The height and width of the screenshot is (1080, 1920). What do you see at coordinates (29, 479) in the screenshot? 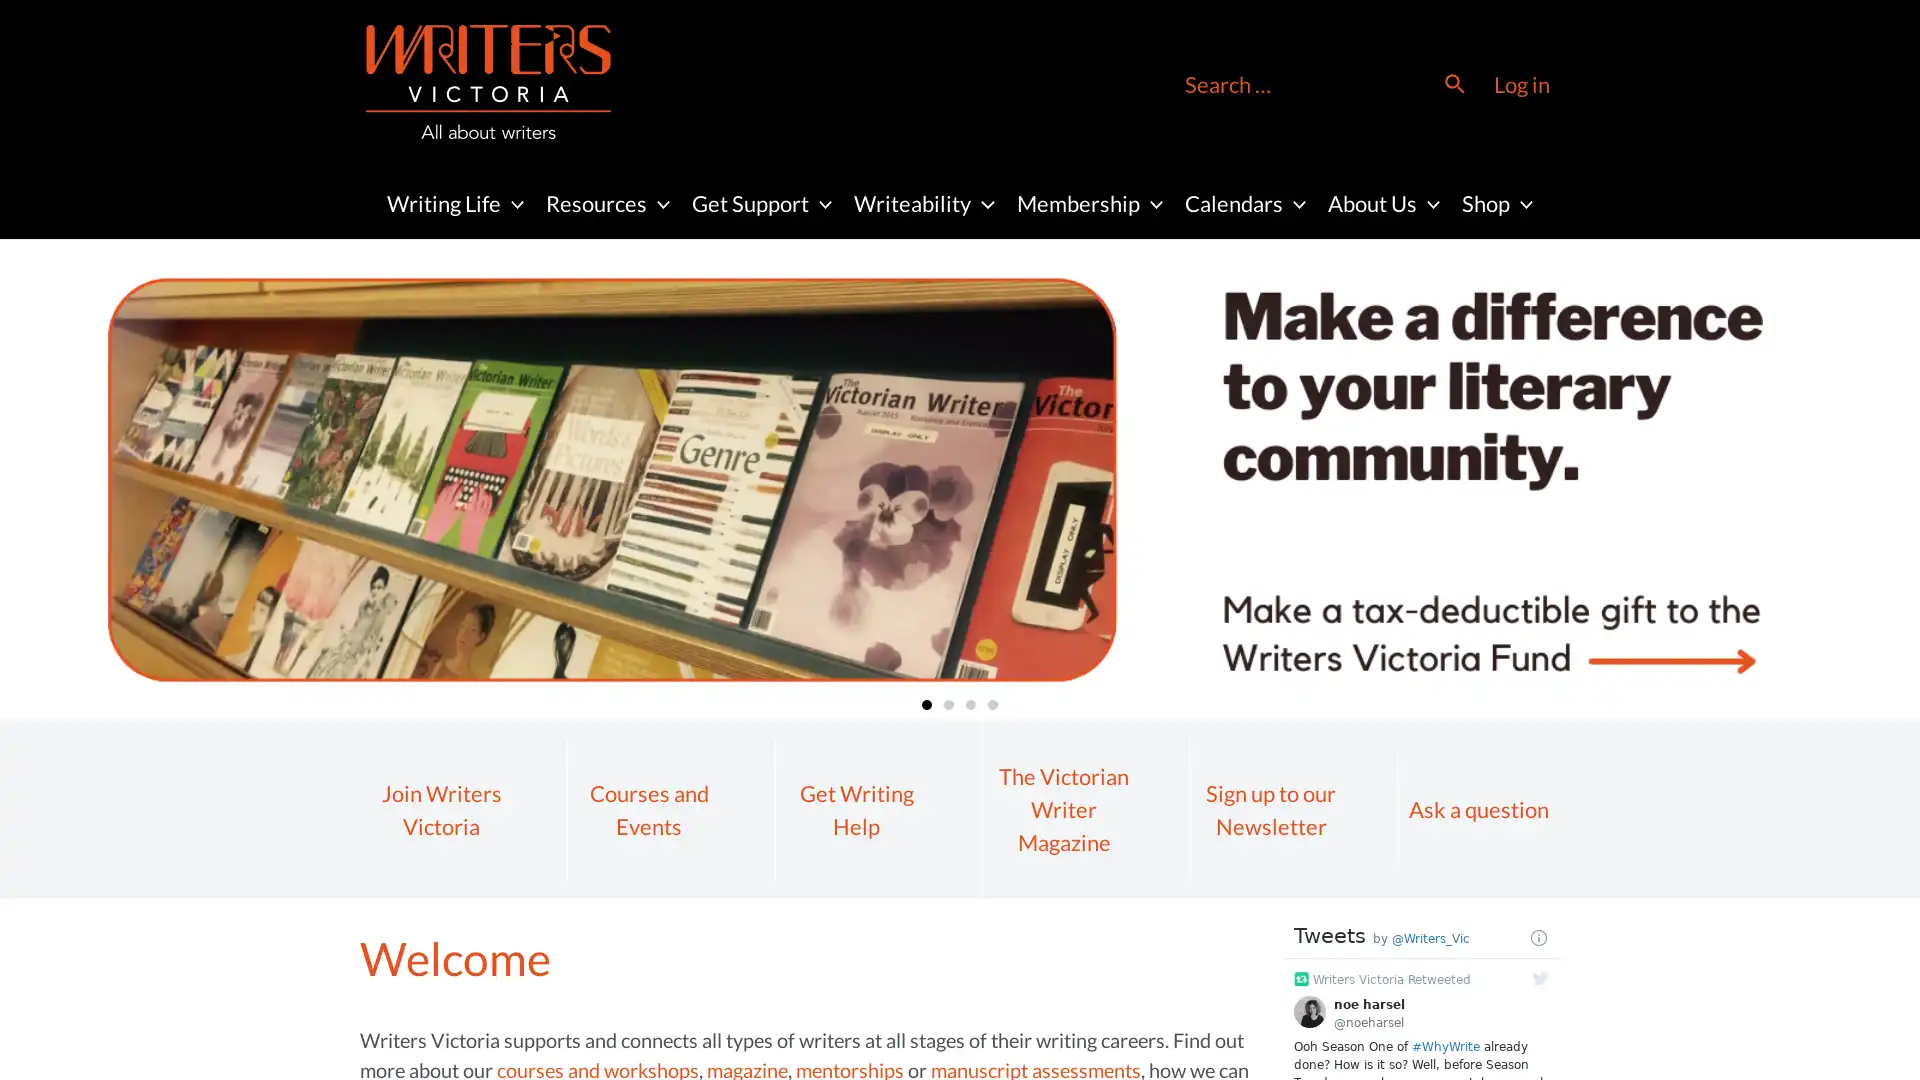
I see `Previous slide` at bounding box center [29, 479].